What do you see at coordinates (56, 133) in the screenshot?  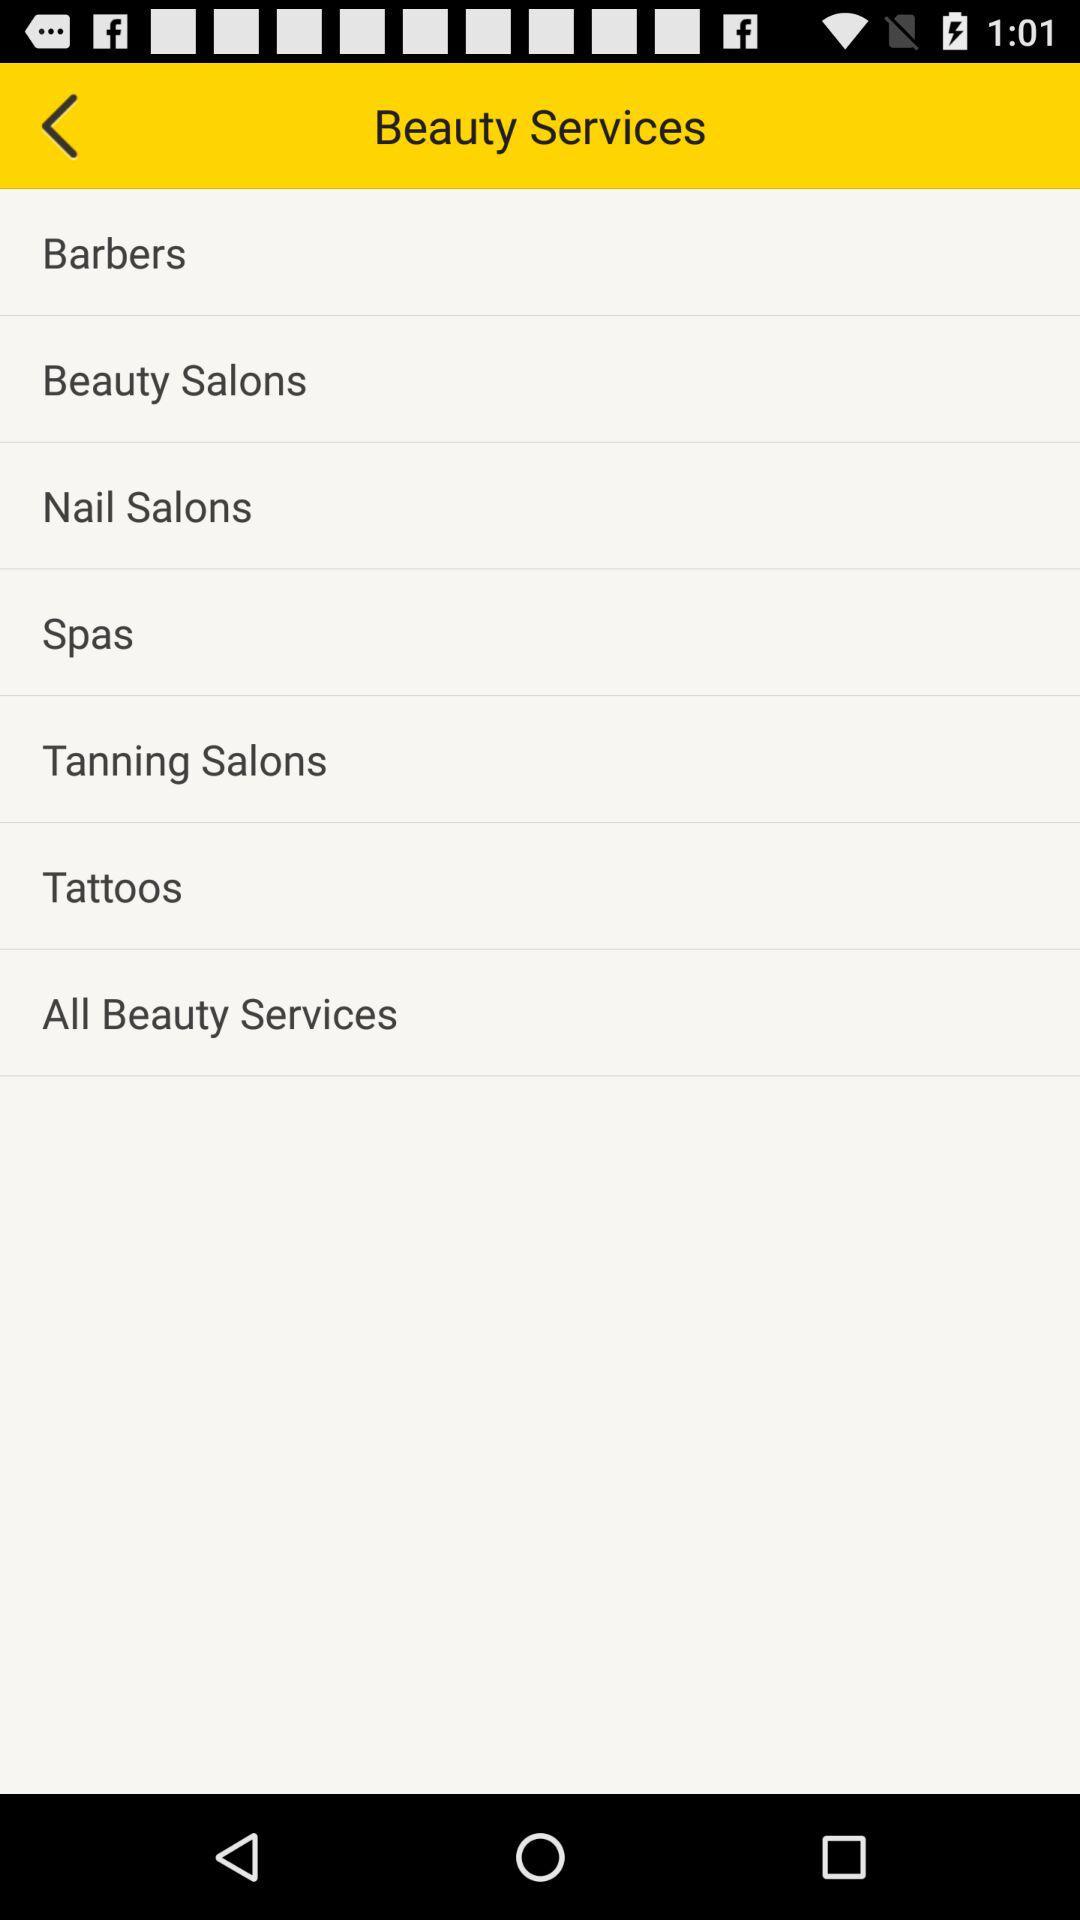 I see `the arrow_backward icon` at bounding box center [56, 133].